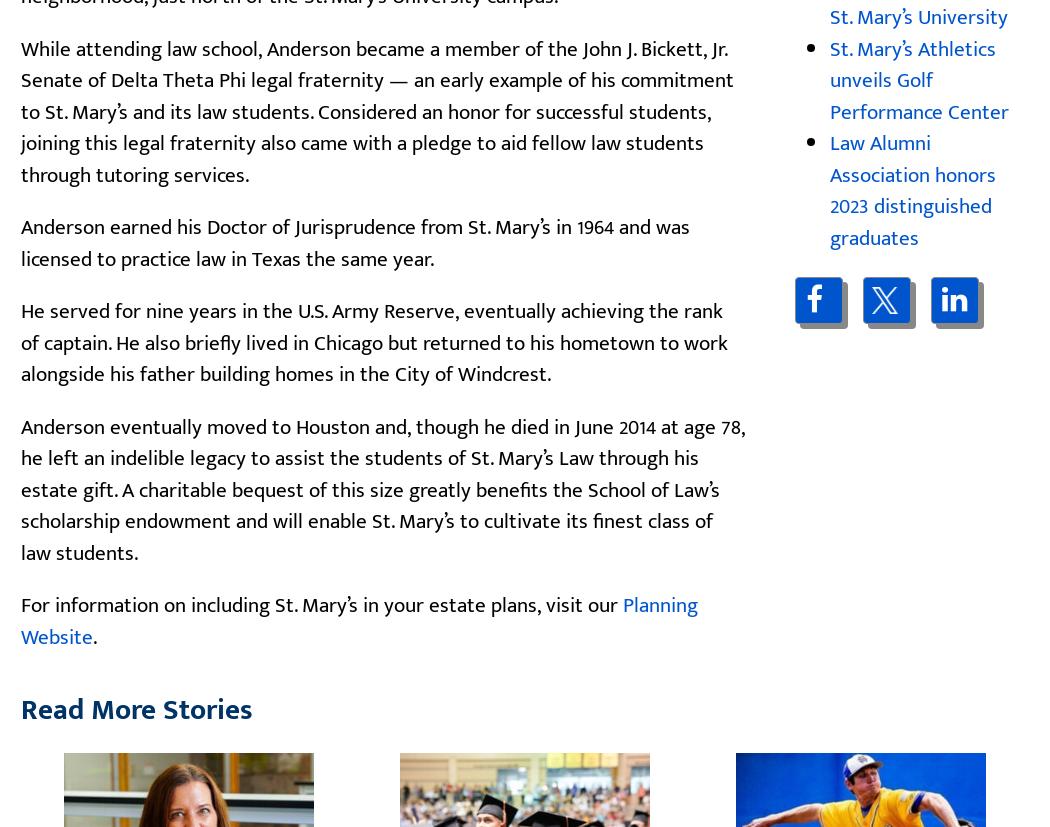 The height and width of the screenshot is (827, 1050). I want to click on '.', so click(93, 635).